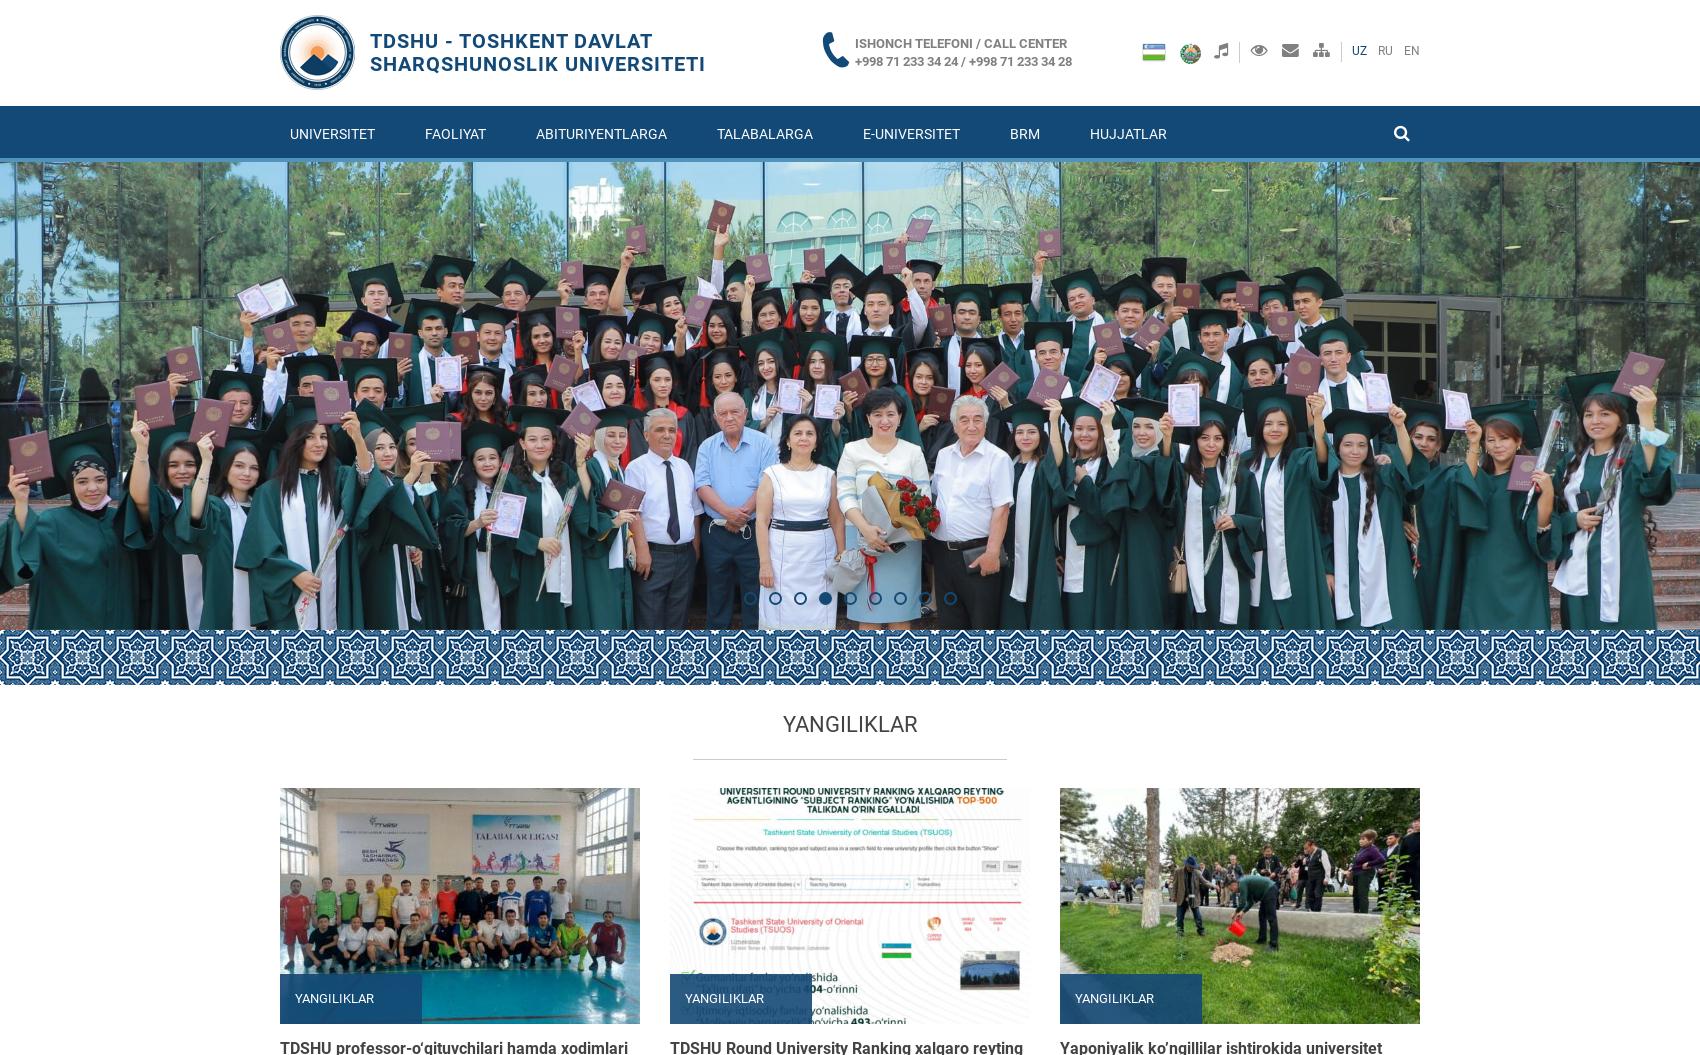 This screenshot has width=1700, height=1055. I want to click on 'UZ', so click(1359, 50).